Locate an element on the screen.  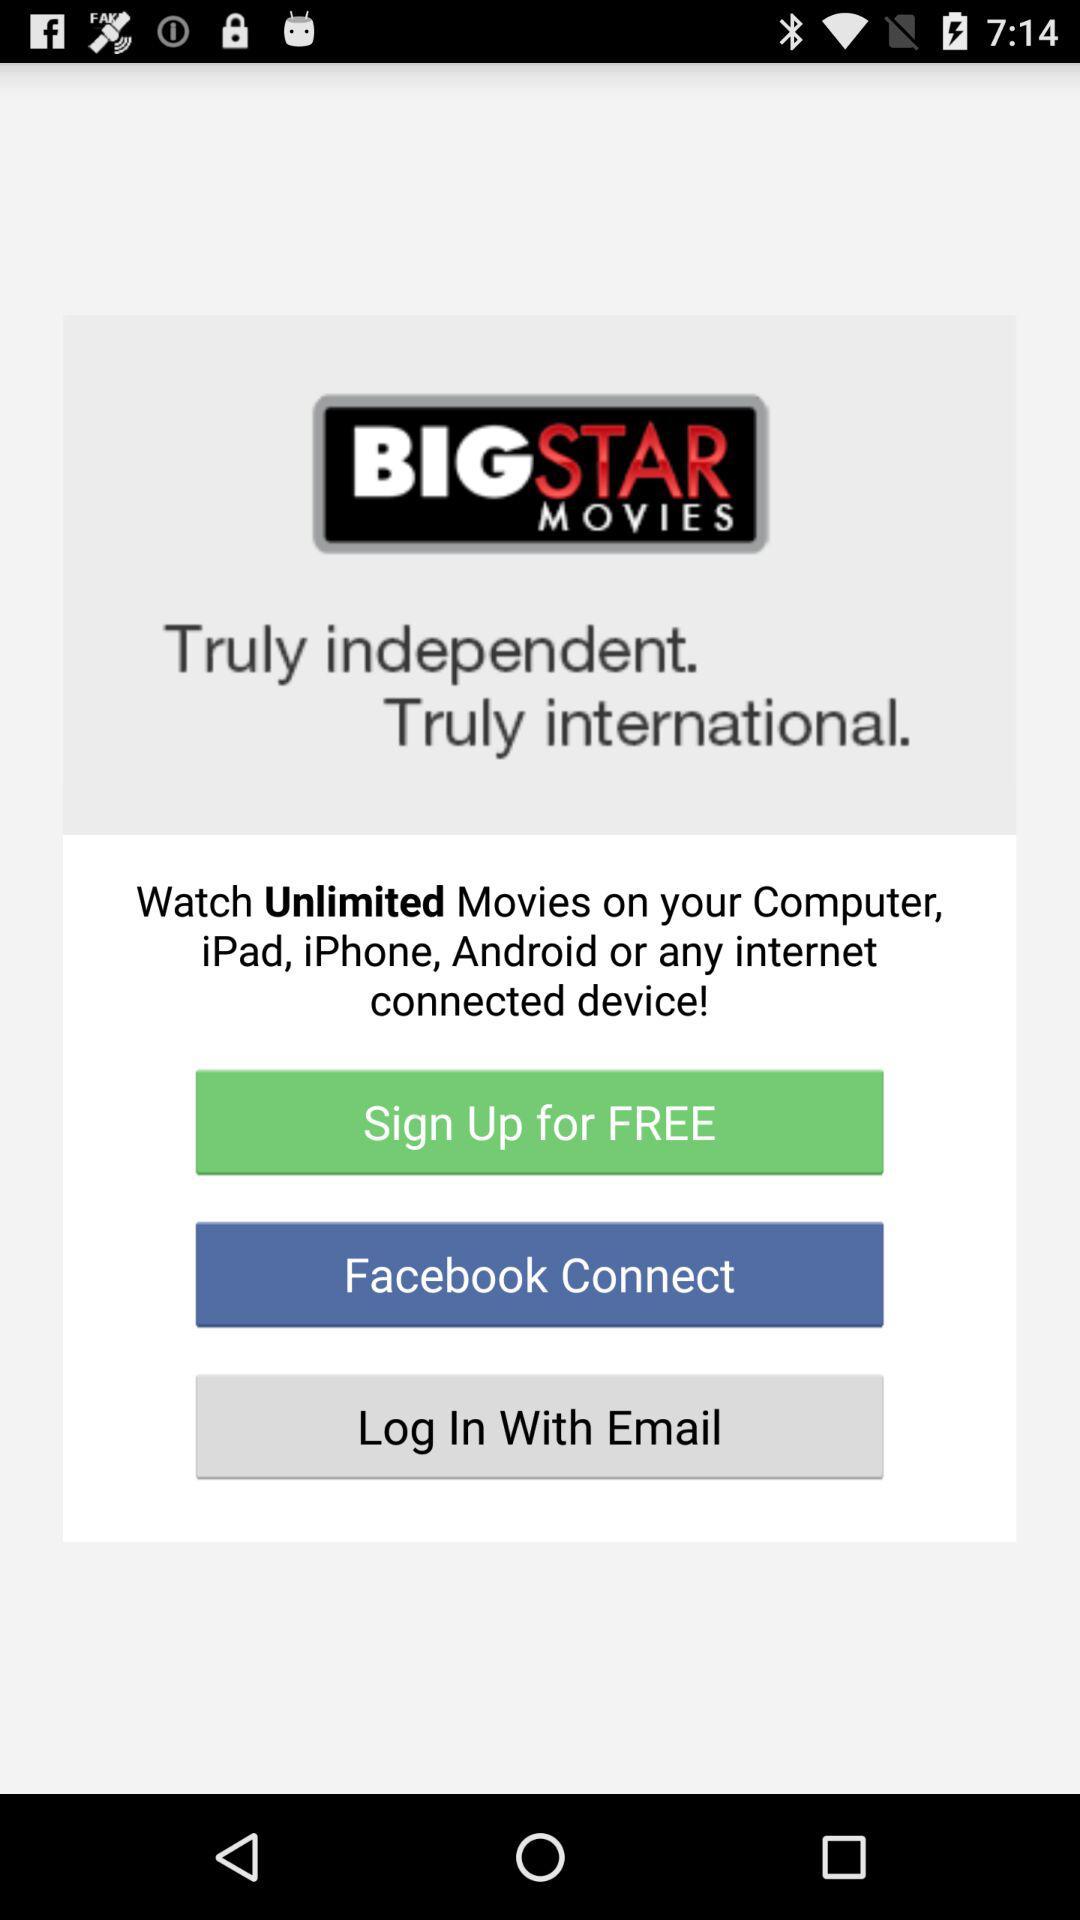
sign up for is located at coordinates (538, 1122).